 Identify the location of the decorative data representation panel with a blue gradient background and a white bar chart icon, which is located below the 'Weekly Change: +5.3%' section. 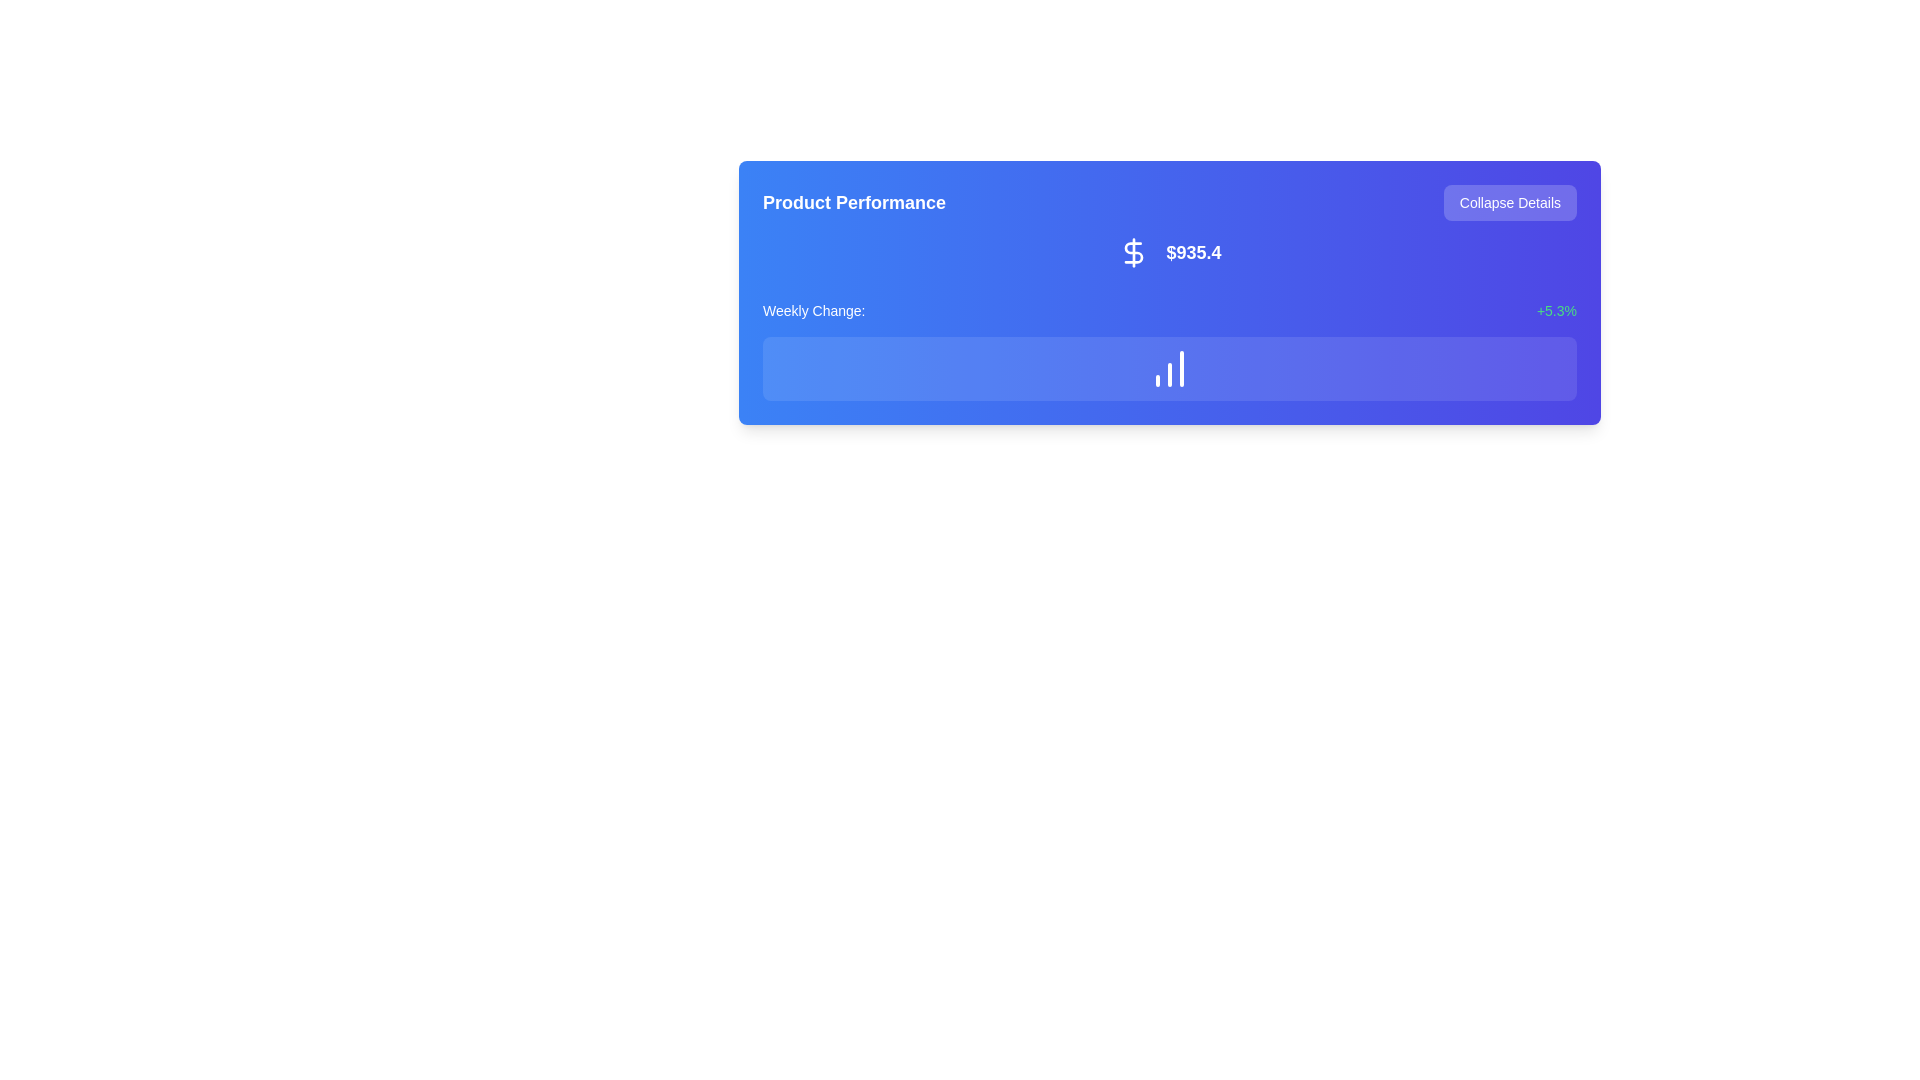
(1170, 369).